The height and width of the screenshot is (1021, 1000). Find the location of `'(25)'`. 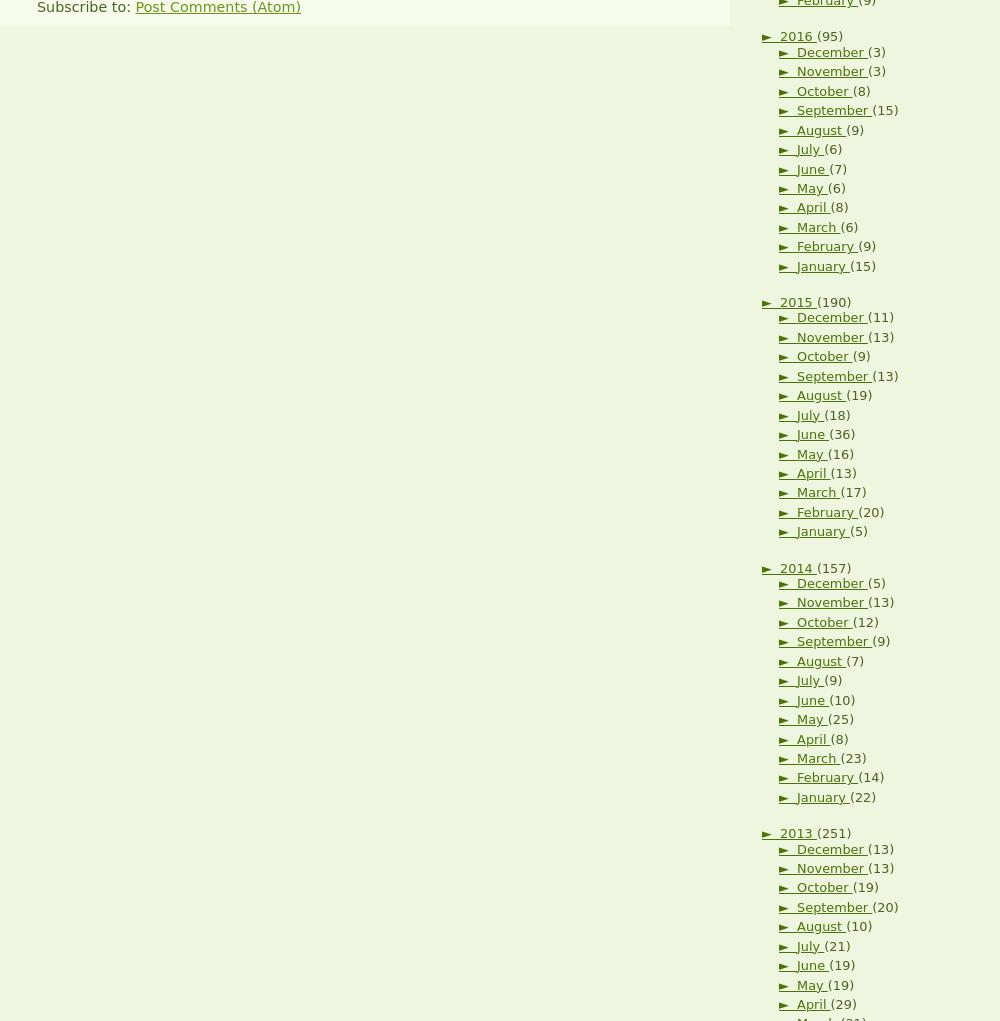

'(25)' is located at coordinates (839, 718).